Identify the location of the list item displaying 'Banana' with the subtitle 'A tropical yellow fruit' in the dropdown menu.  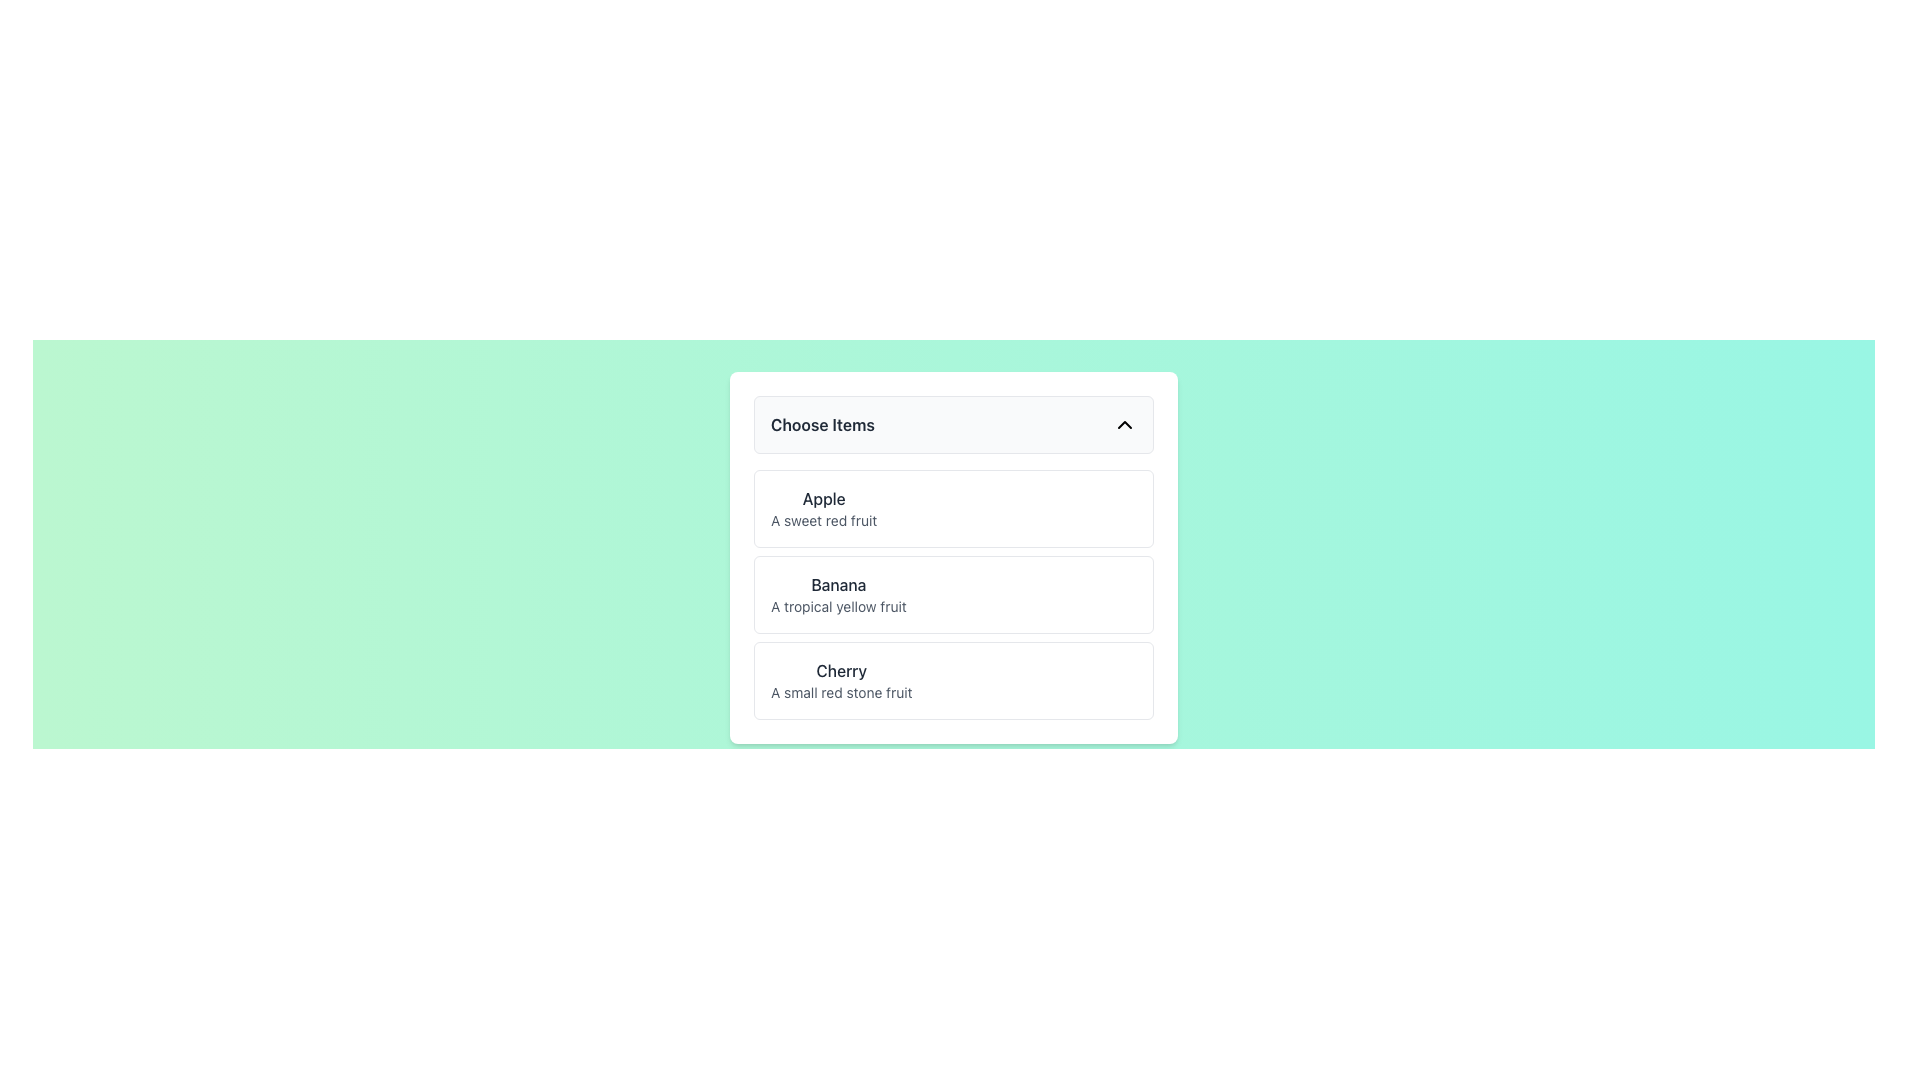
(953, 593).